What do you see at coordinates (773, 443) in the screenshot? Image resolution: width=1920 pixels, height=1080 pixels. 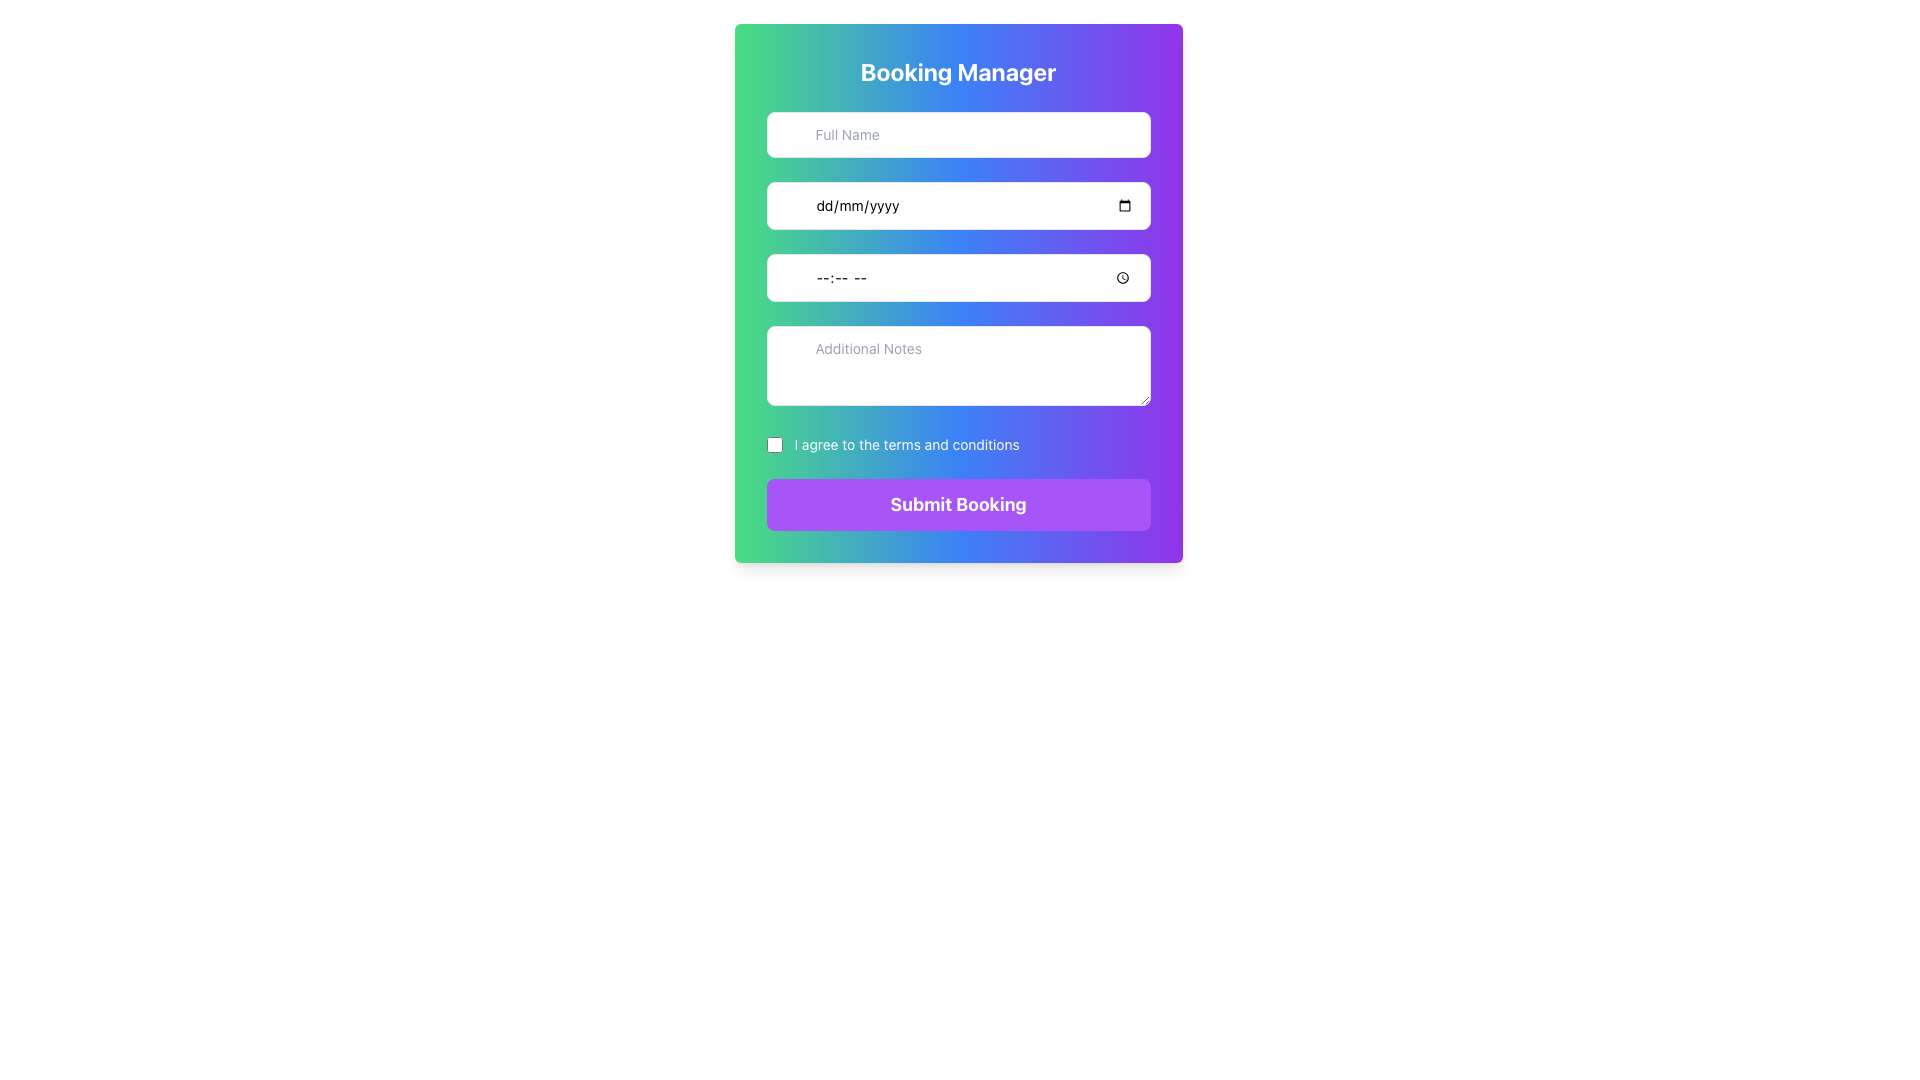 I see `the checkbox located to the far left of the label 'I agree to the terms and conditions'` at bounding box center [773, 443].